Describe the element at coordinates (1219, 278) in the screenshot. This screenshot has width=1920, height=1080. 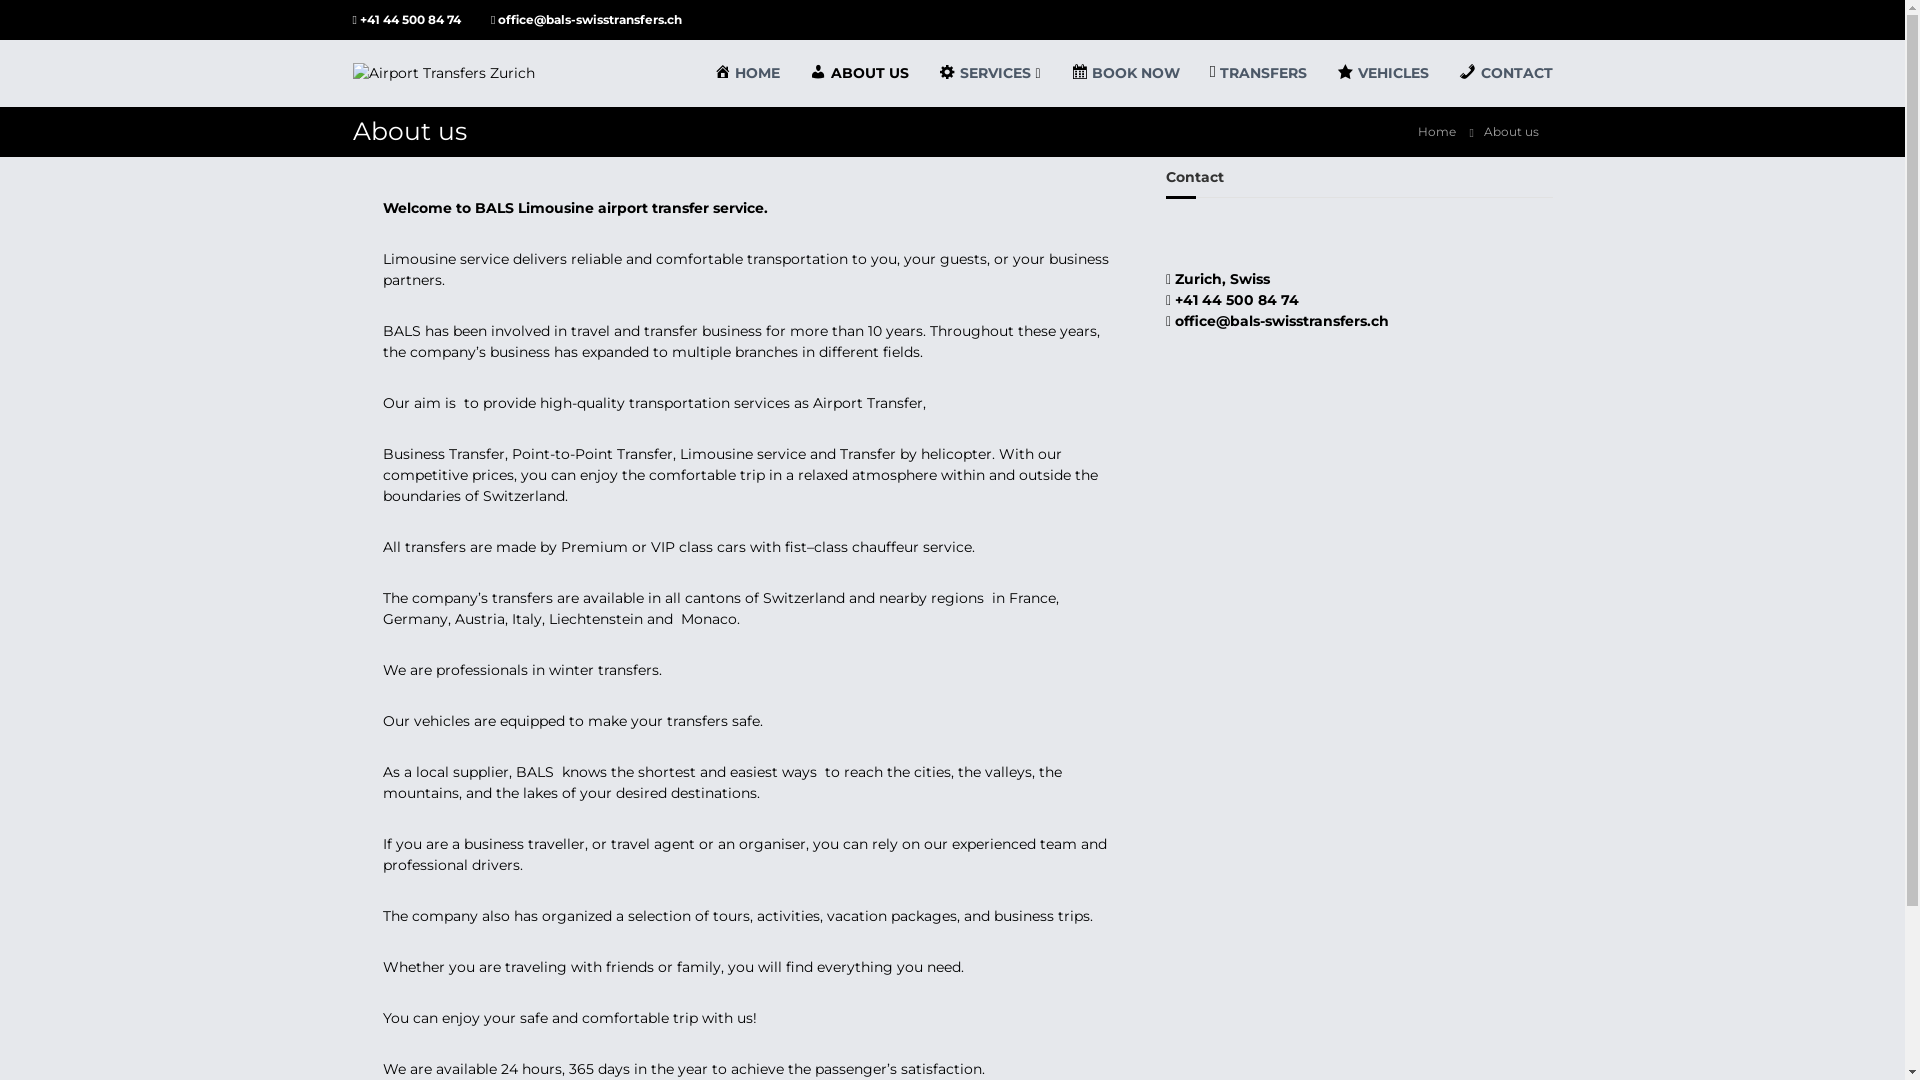
I see `'Zurich, Swiss'` at that location.